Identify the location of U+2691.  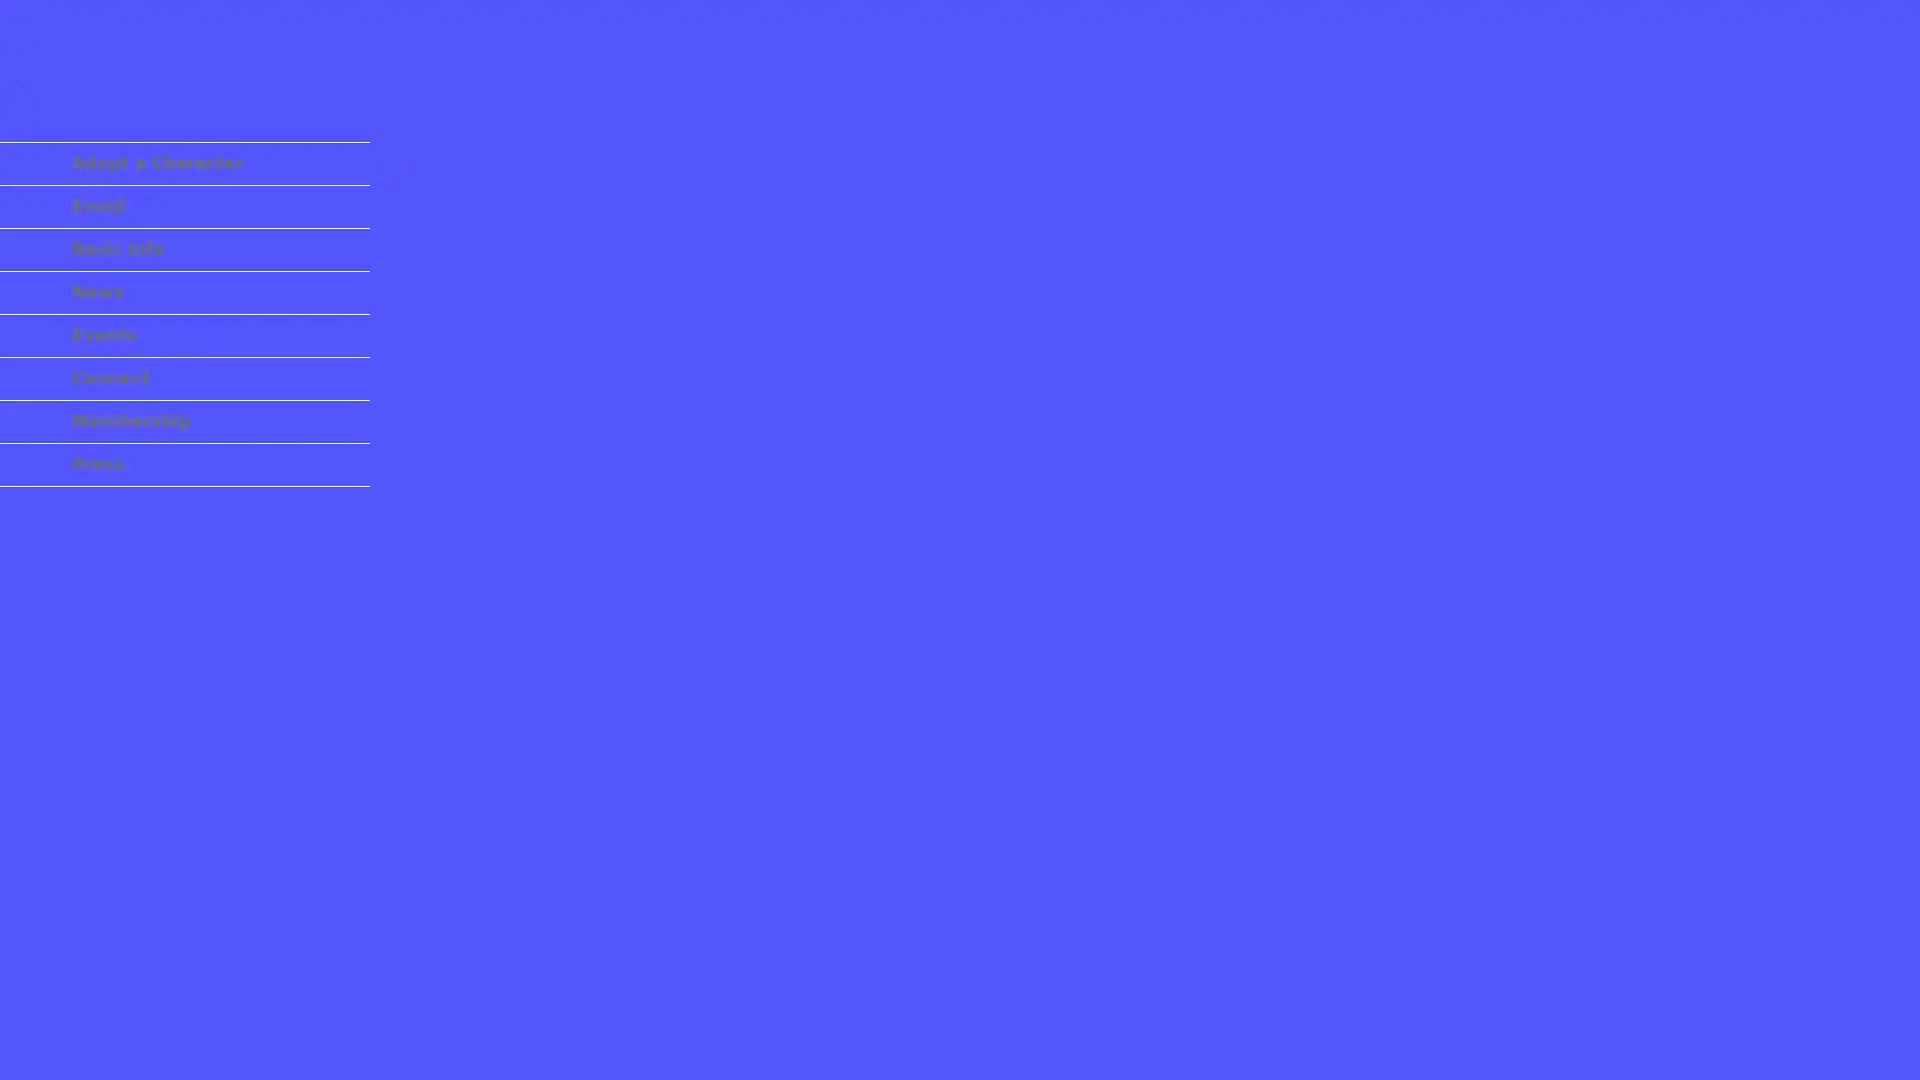
(1535, 385).